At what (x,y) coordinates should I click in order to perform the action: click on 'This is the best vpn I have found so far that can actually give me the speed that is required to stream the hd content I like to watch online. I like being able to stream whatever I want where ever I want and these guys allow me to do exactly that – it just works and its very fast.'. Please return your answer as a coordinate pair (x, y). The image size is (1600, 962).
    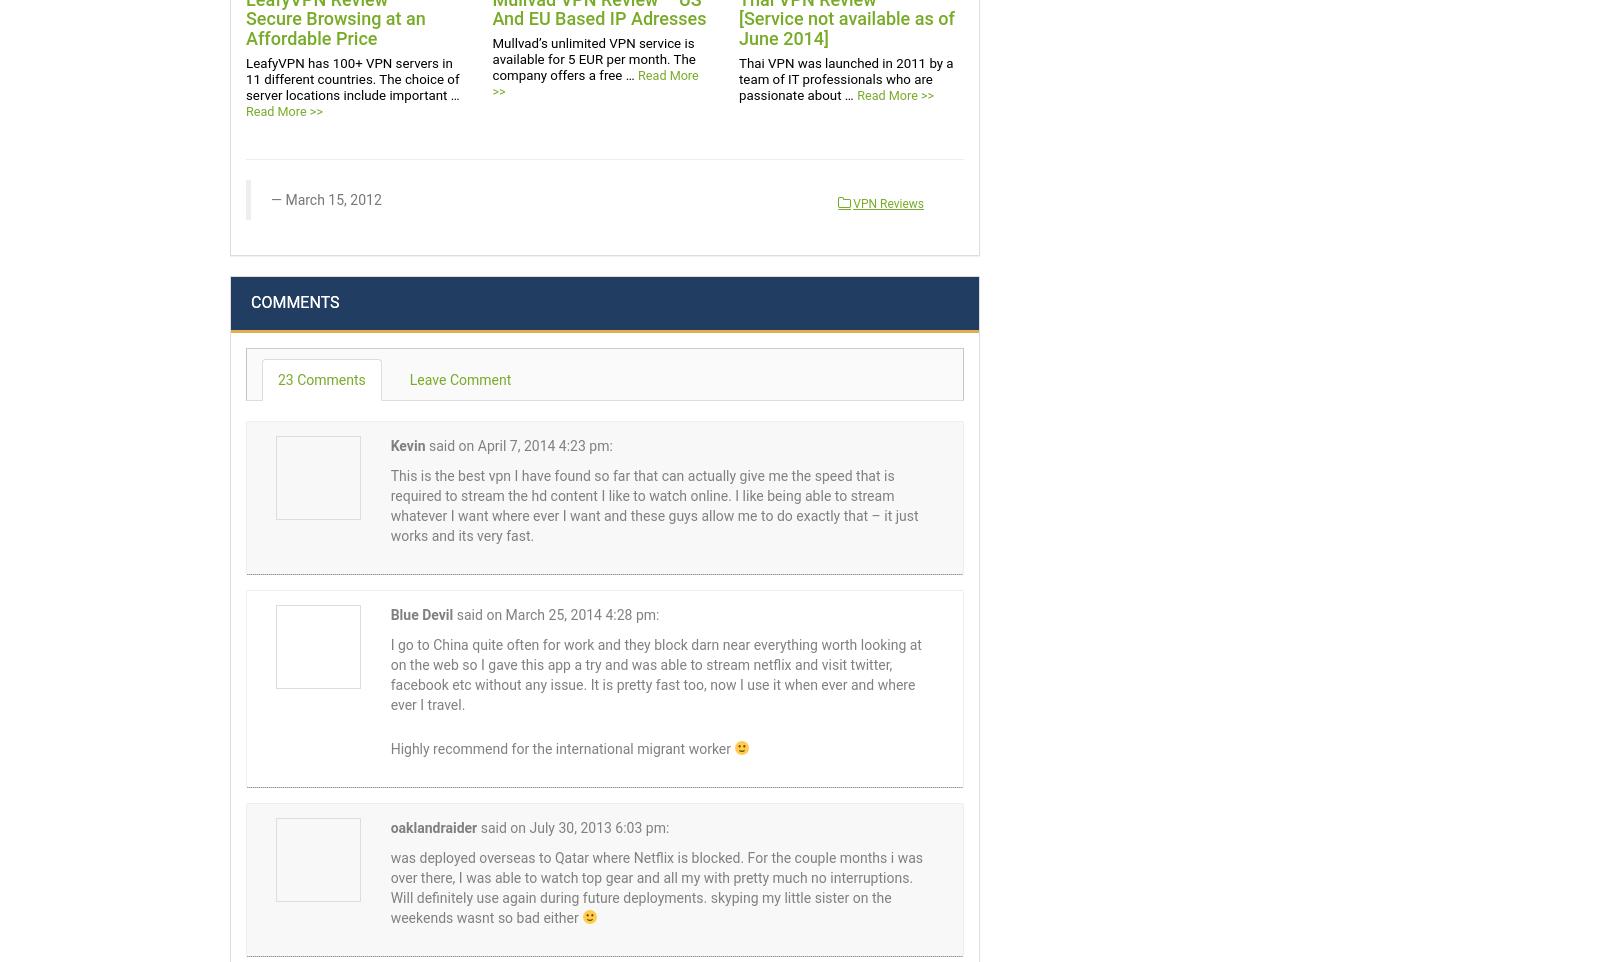
    Looking at the image, I should click on (654, 503).